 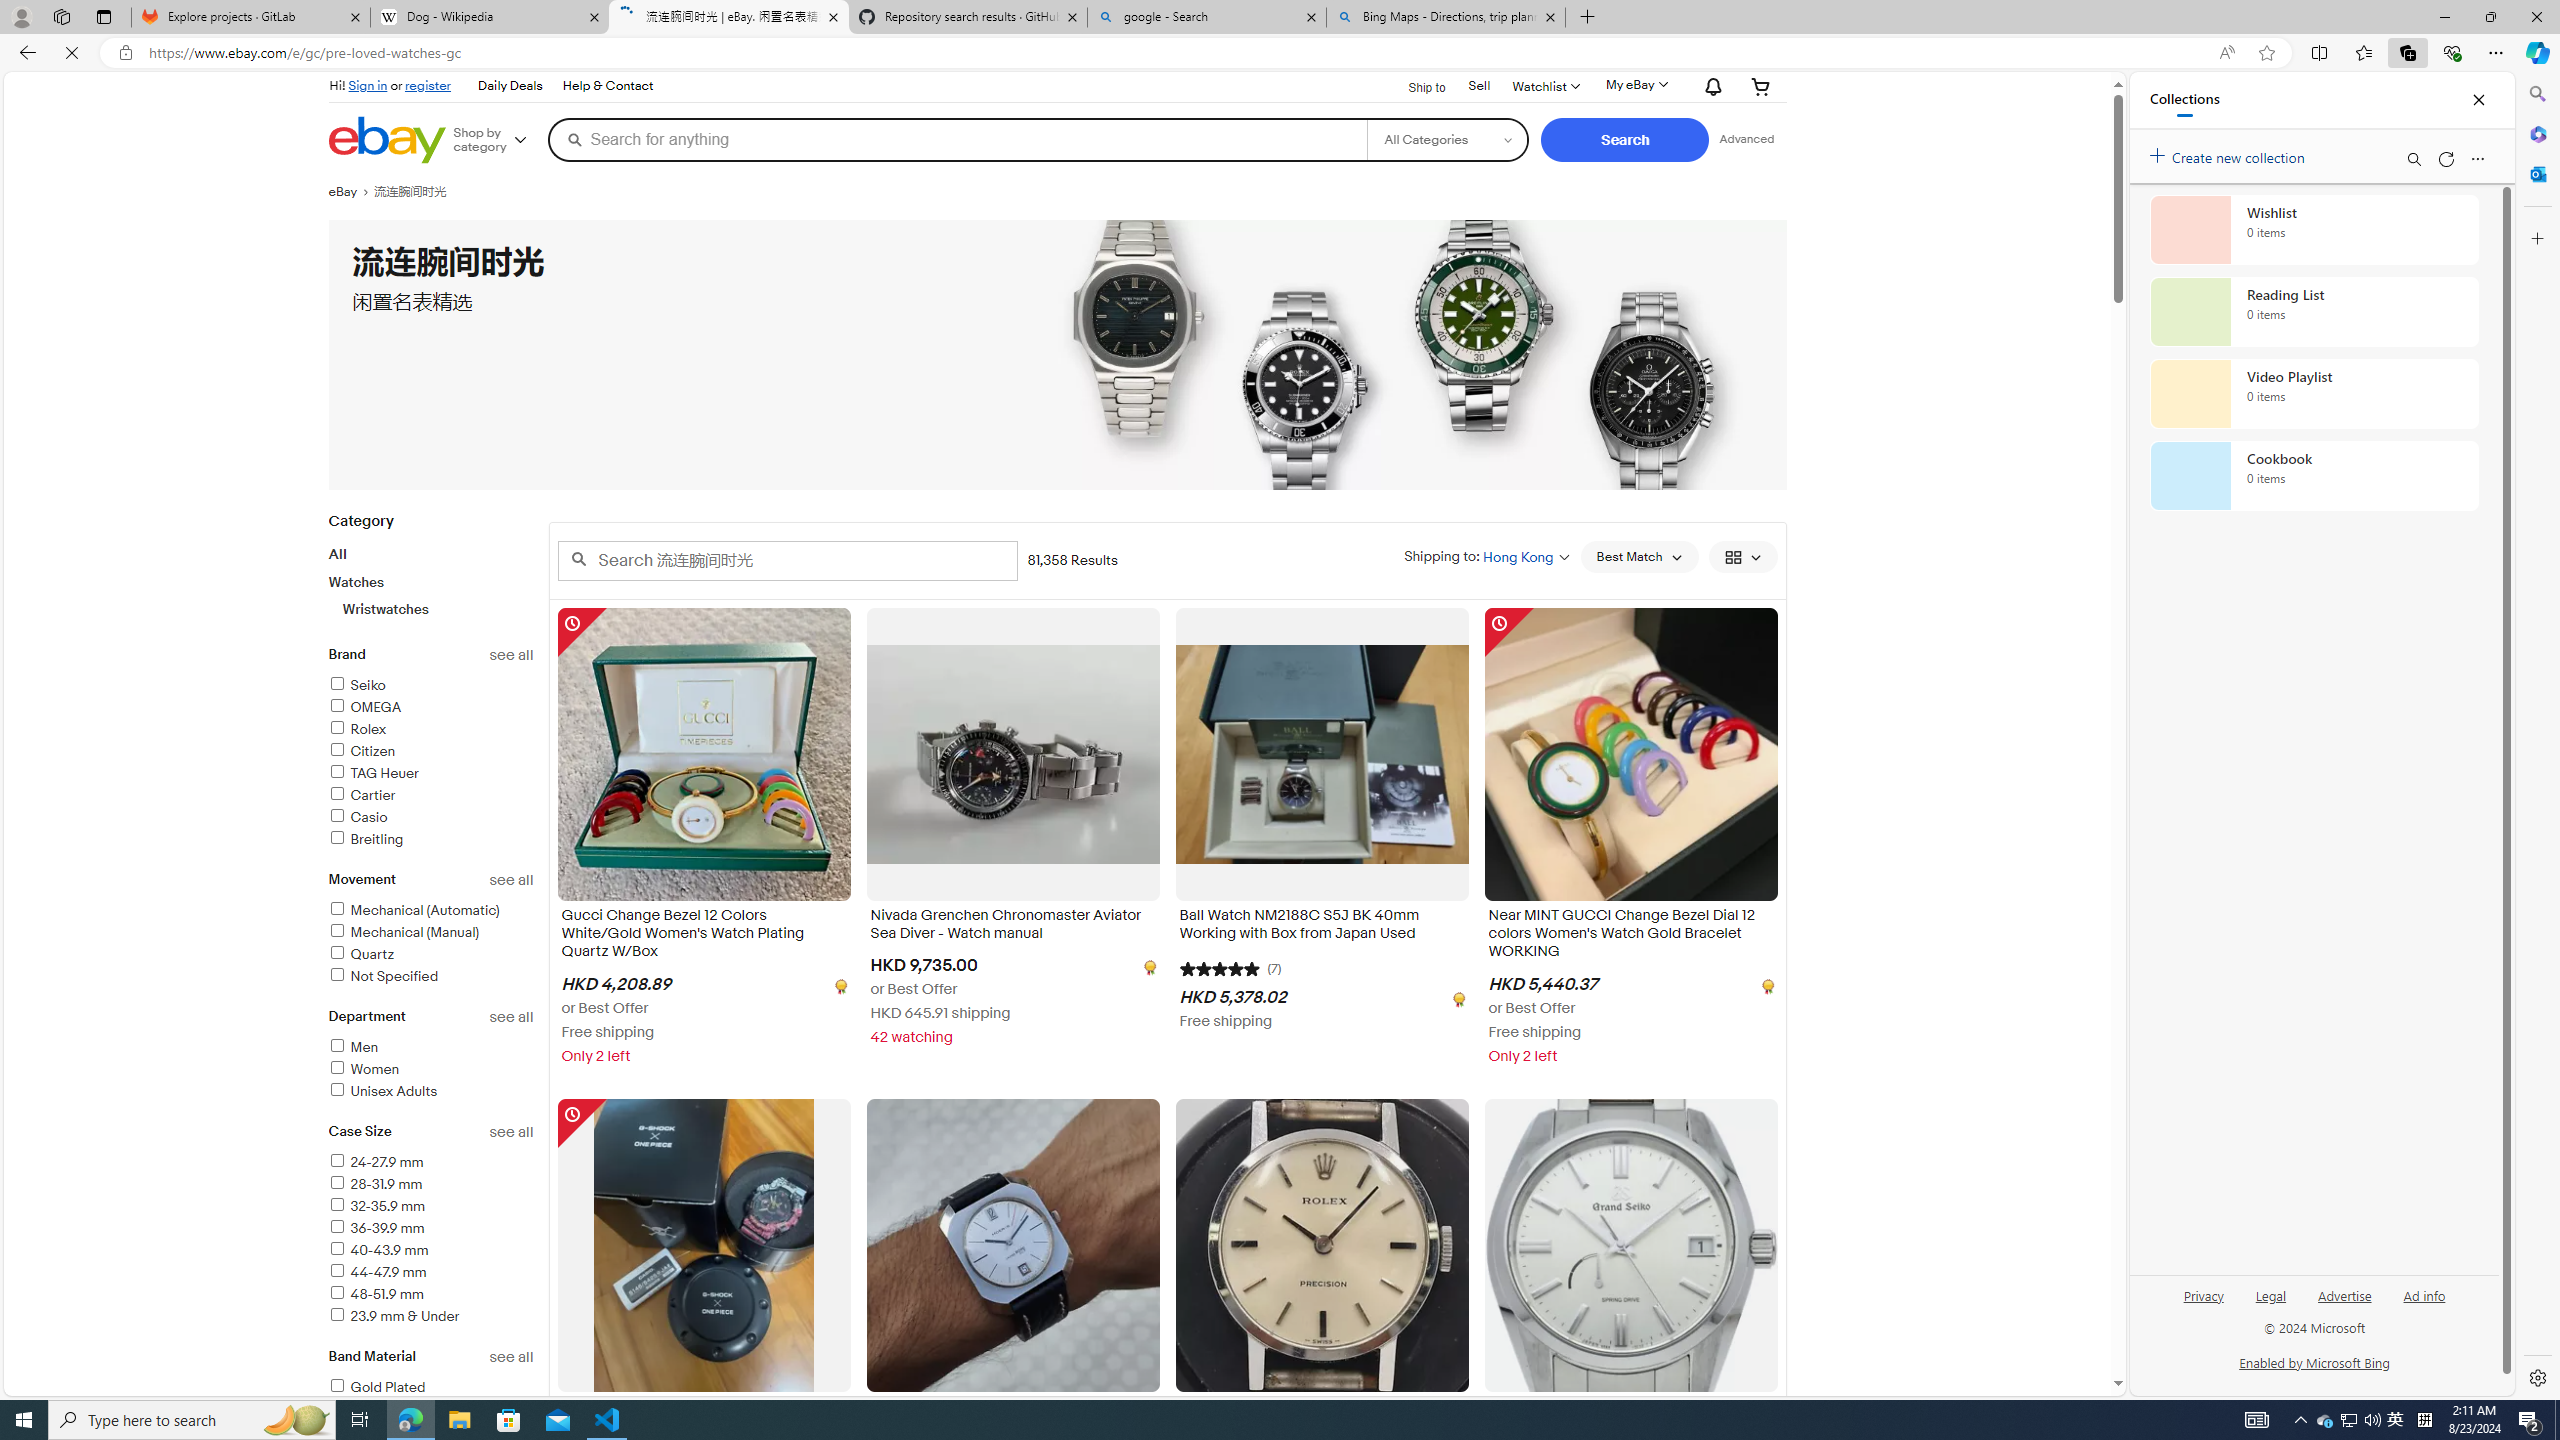 What do you see at coordinates (1634, 84) in the screenshot?
I see `'My eBayExpand My eBay'` at bounding box center [1634, 84].